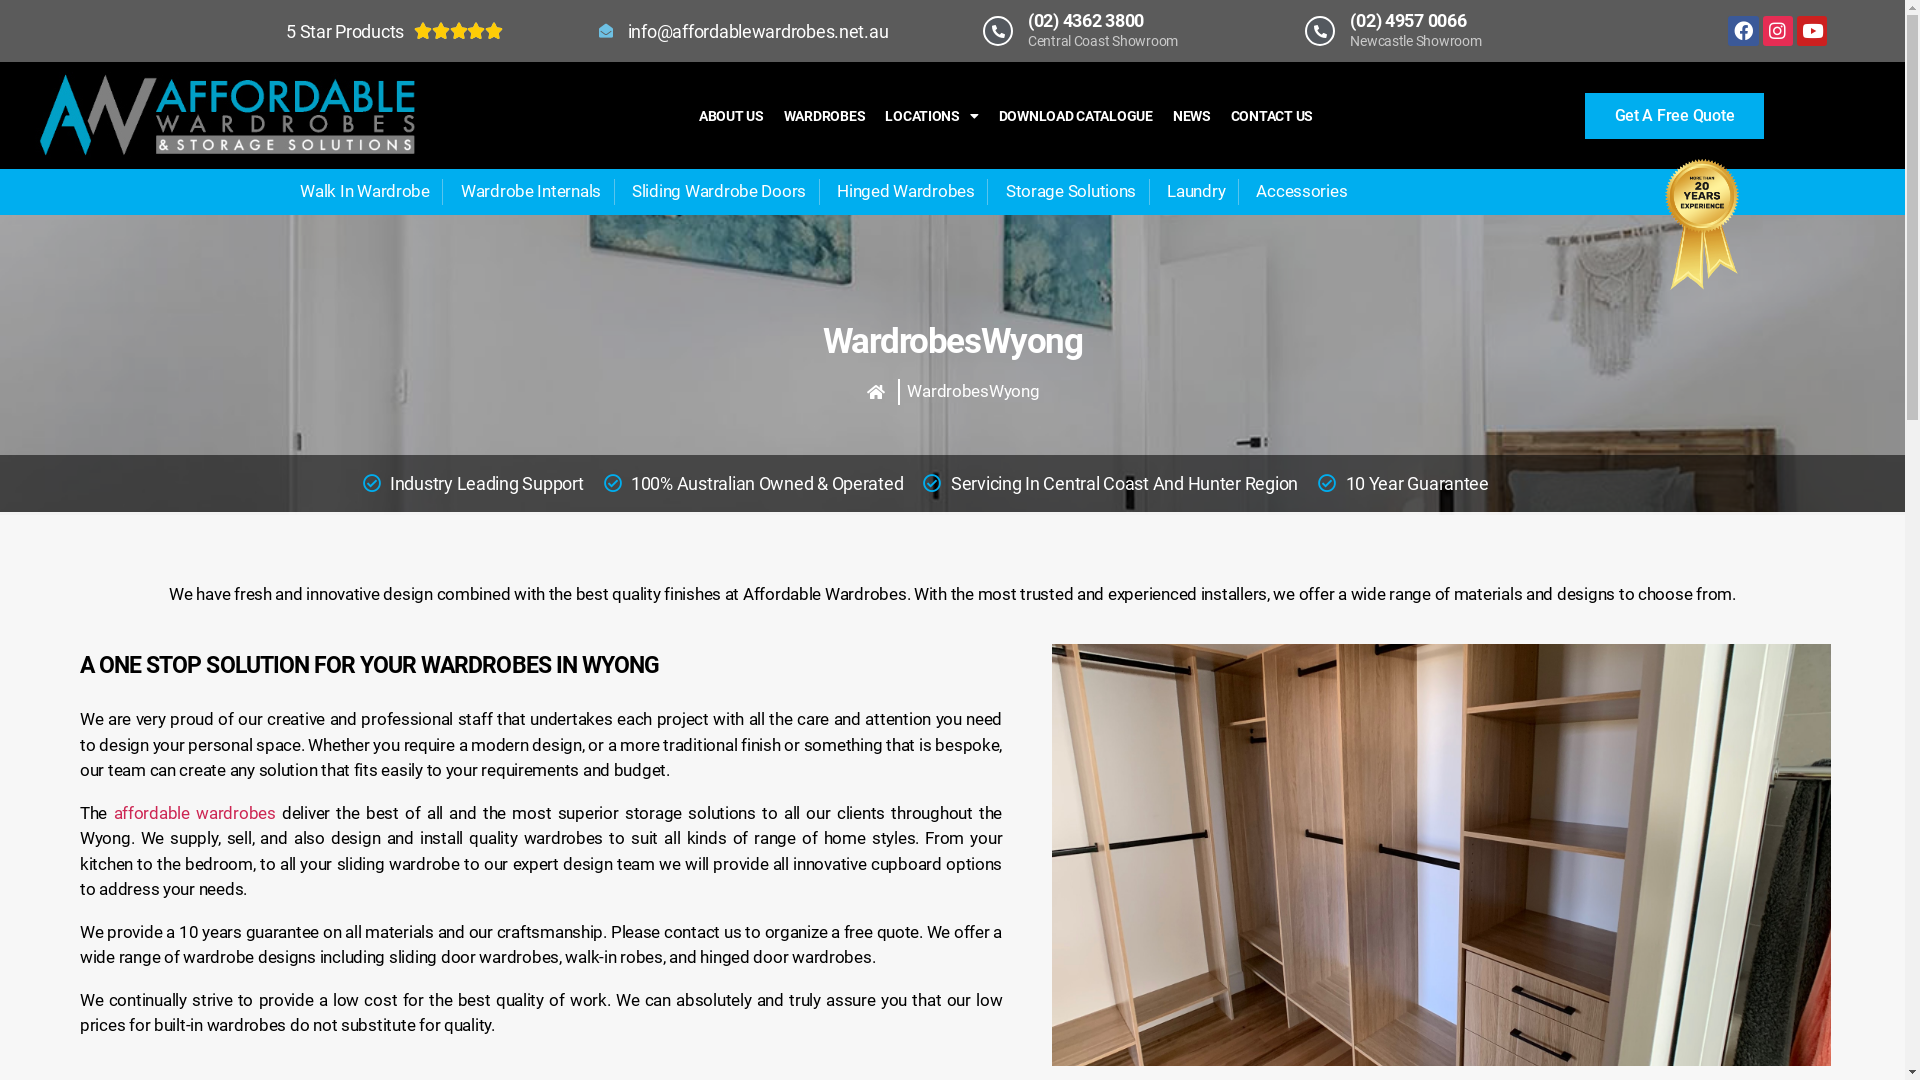  What do you see at coordinates (973, 392) in the screenshot?
I see `'WardrobesWyong'` at bounding box center [973, 392].